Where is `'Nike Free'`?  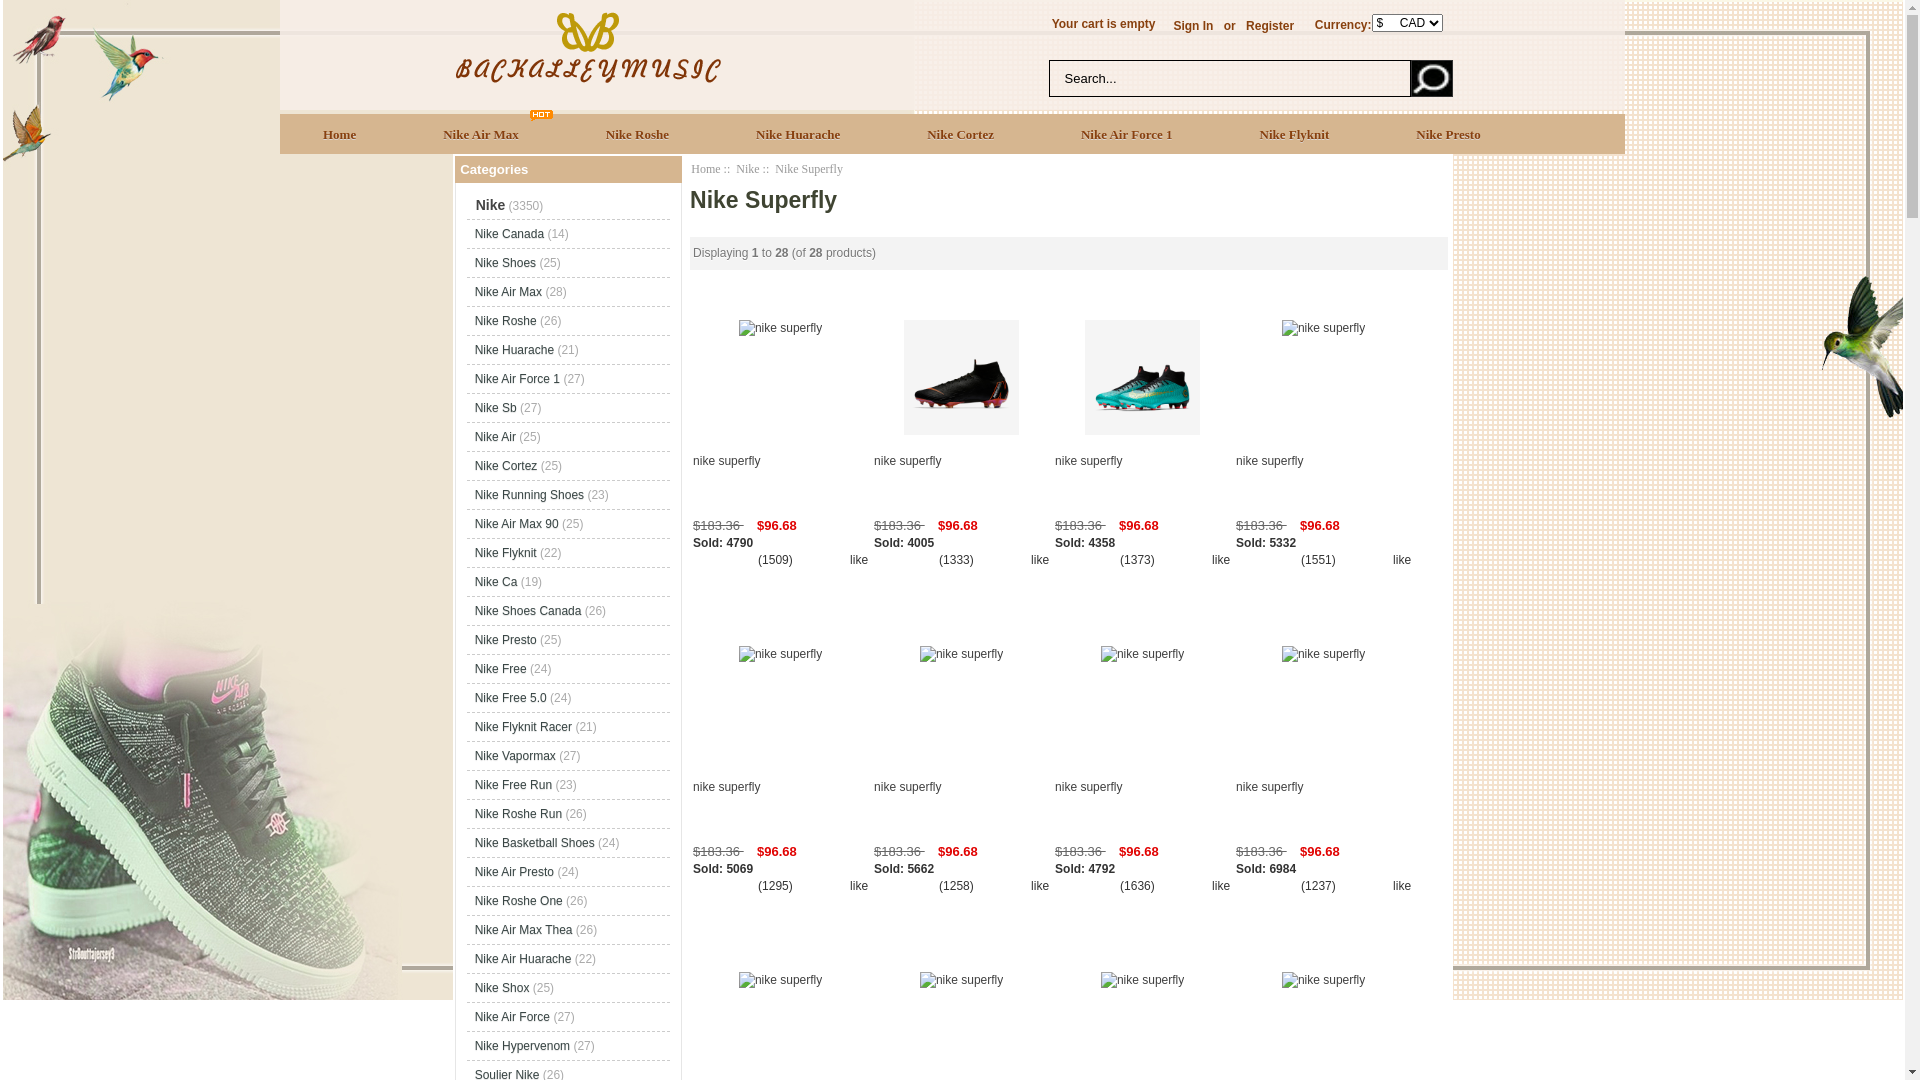
'Nike Free' is located at coordinates (500, 668).